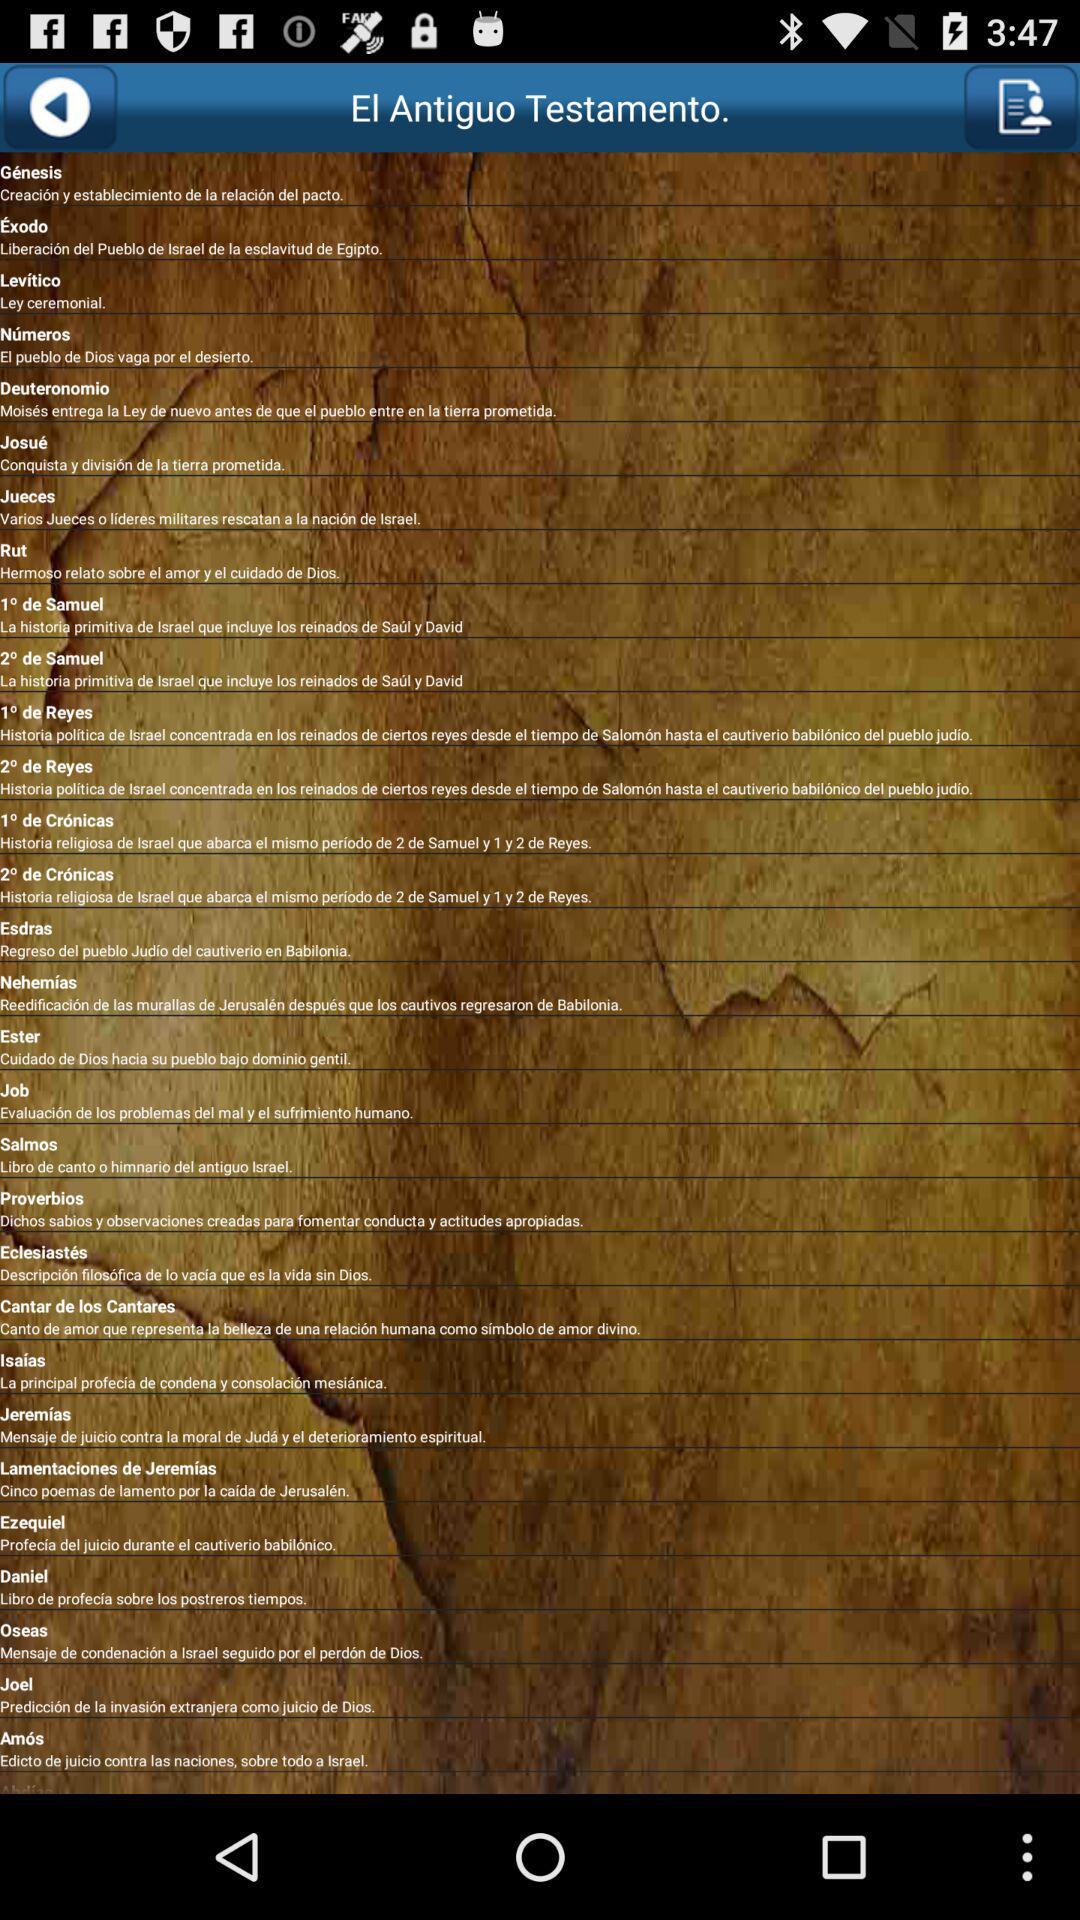  What do you see at coordinates (540, 546) in the screenshot?
I see `item above the hermoso relato sobre item` at bounding box center [540, 546].